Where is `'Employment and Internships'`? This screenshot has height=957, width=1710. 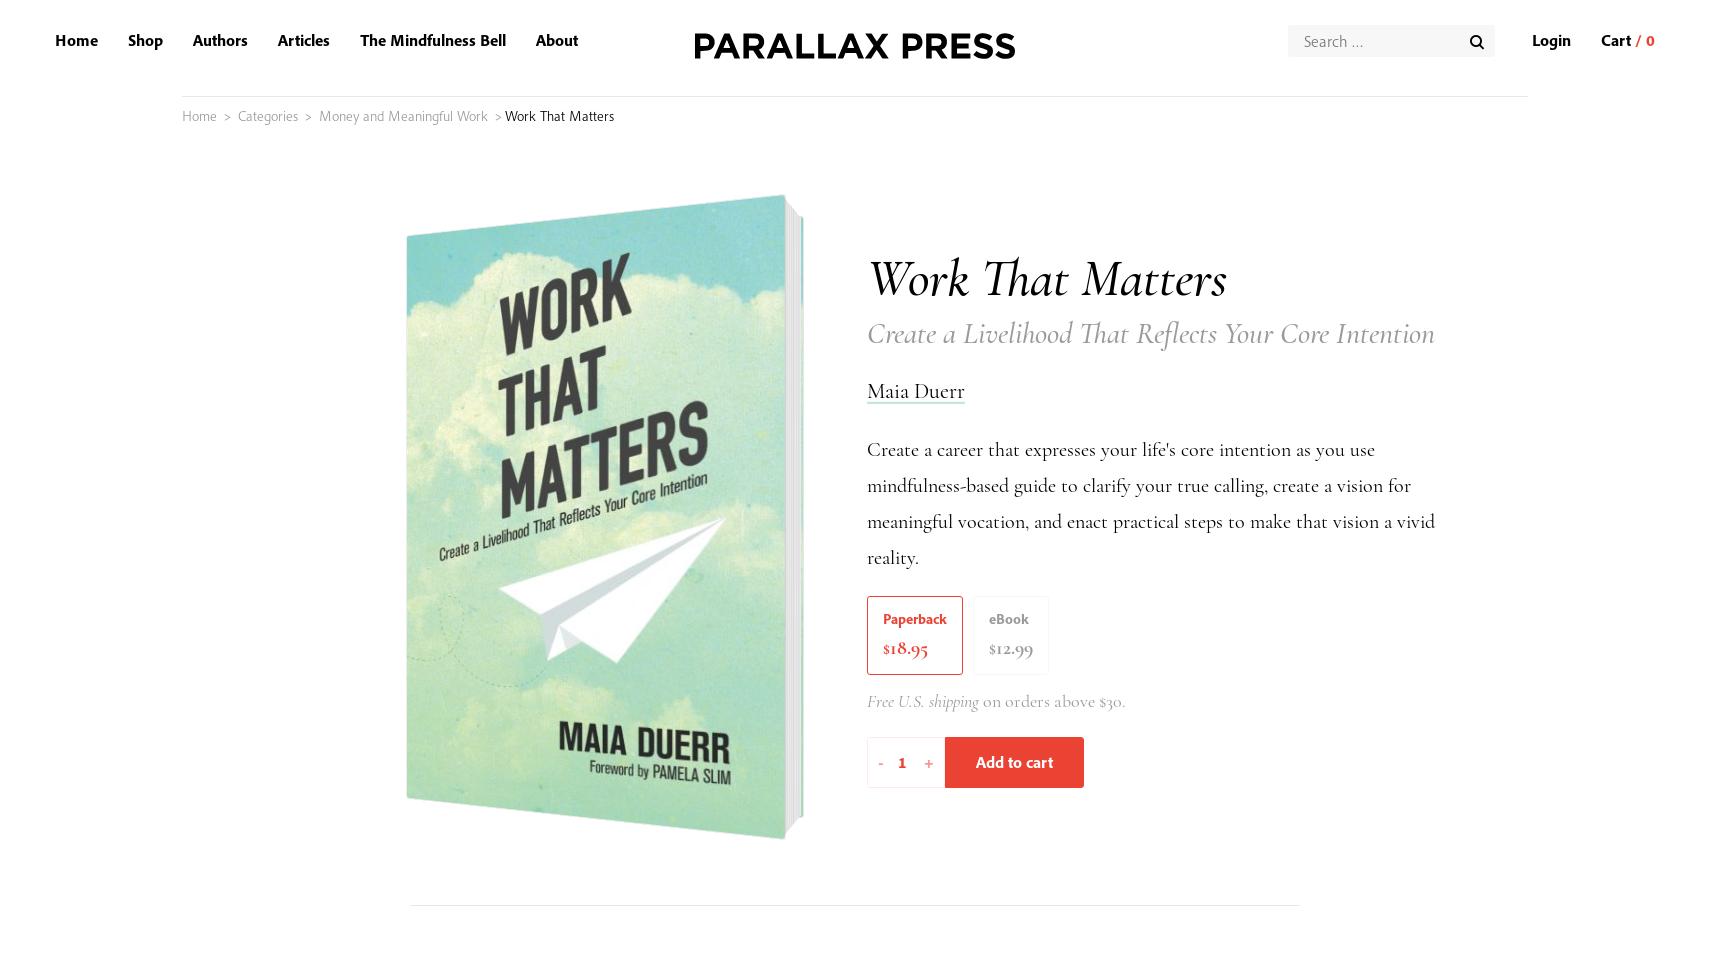
'Employment and Internships' is located at coordinates (245, 756).